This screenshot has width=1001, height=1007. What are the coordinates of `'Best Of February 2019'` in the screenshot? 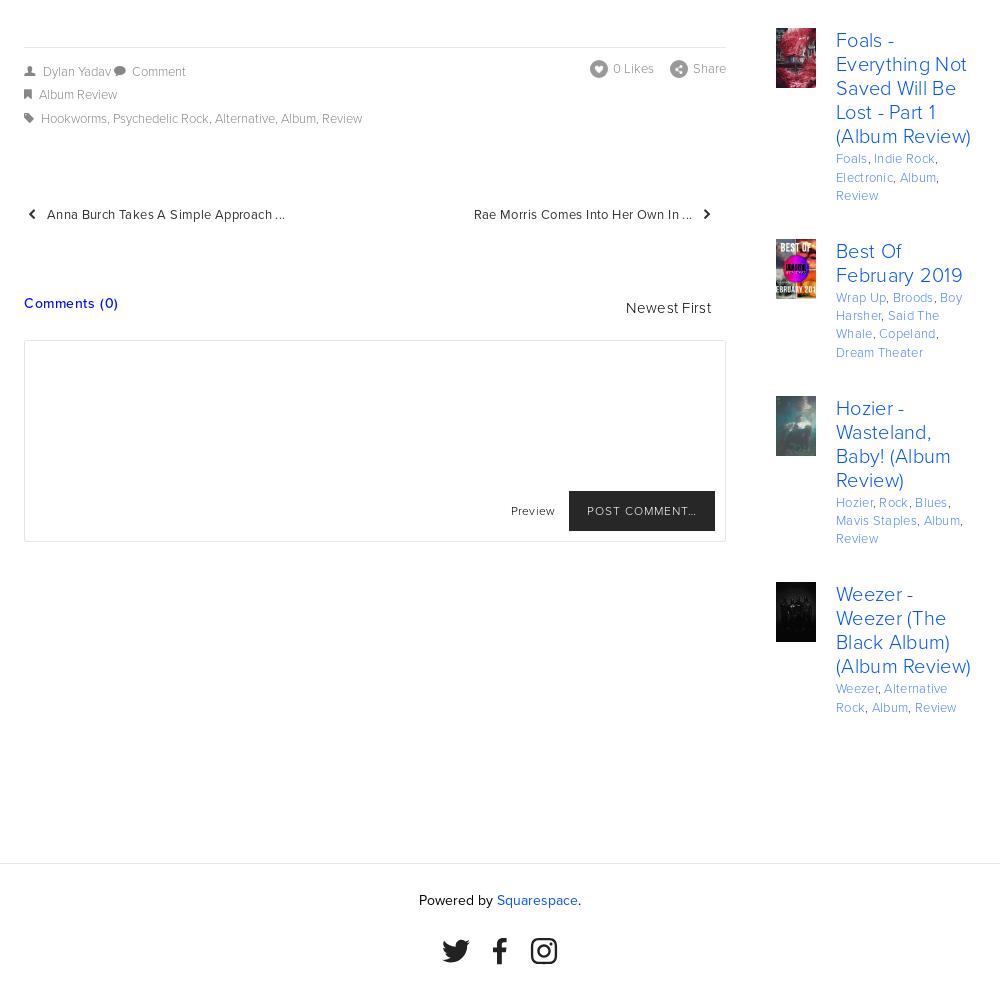 It's located at (898, 263).